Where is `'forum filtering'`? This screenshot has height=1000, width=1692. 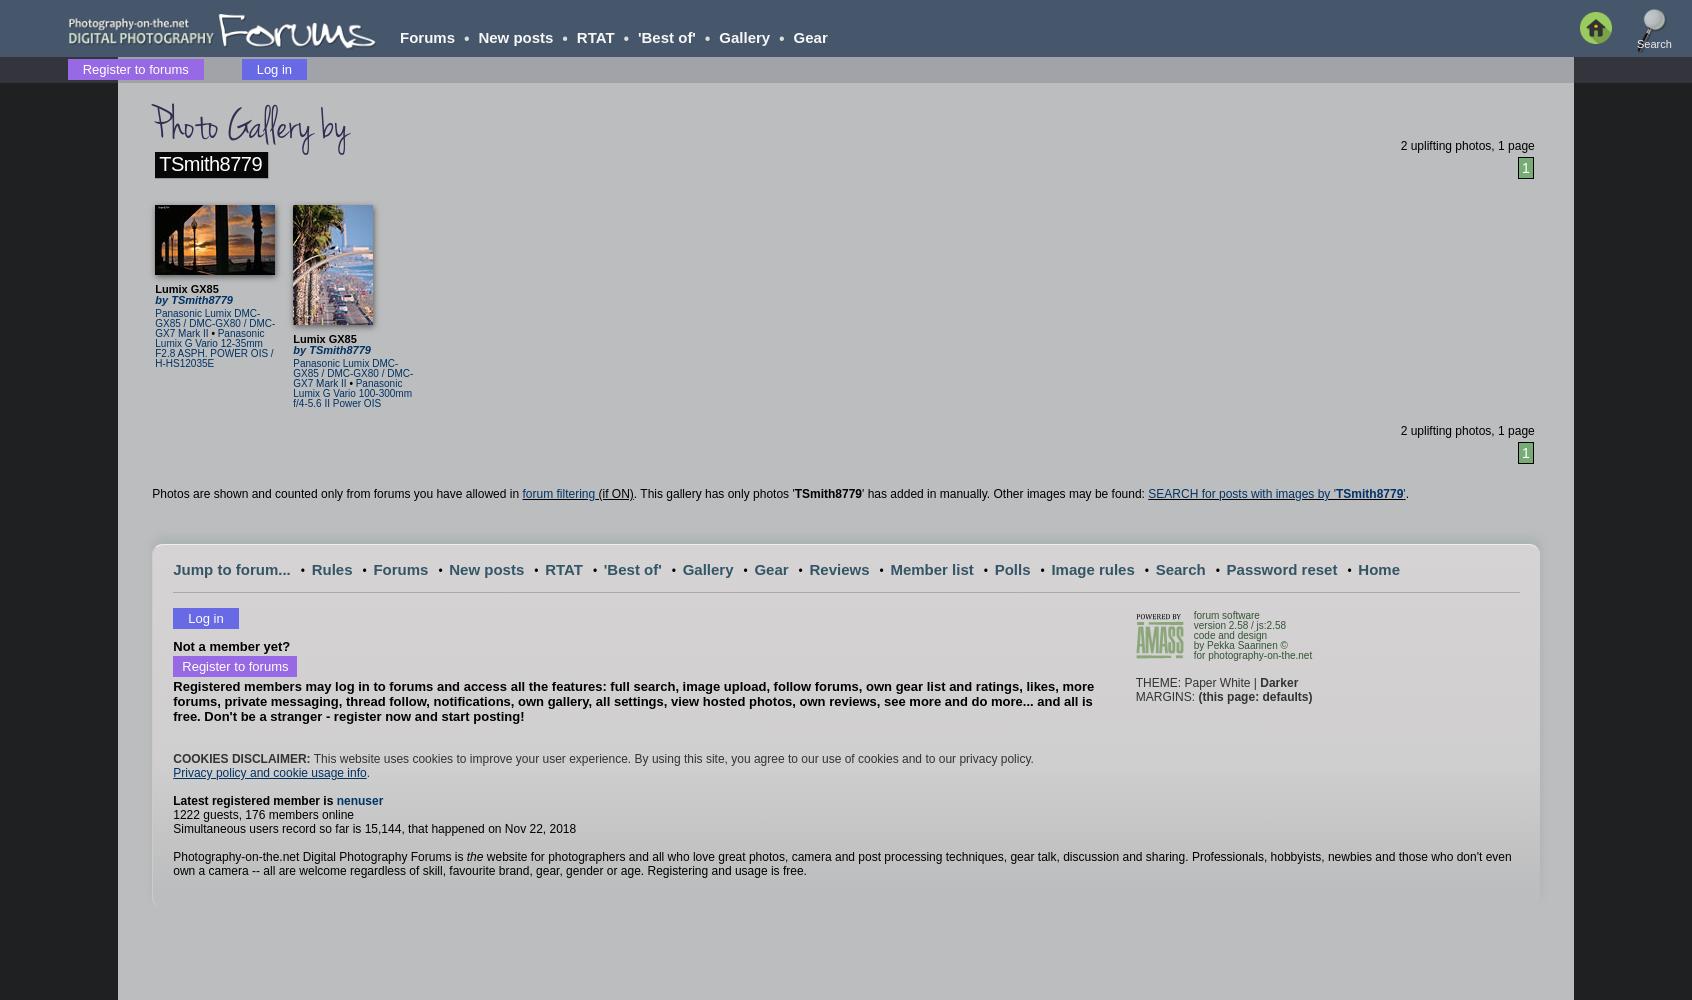
'forum filtering' is located at coordinates (558, 493).